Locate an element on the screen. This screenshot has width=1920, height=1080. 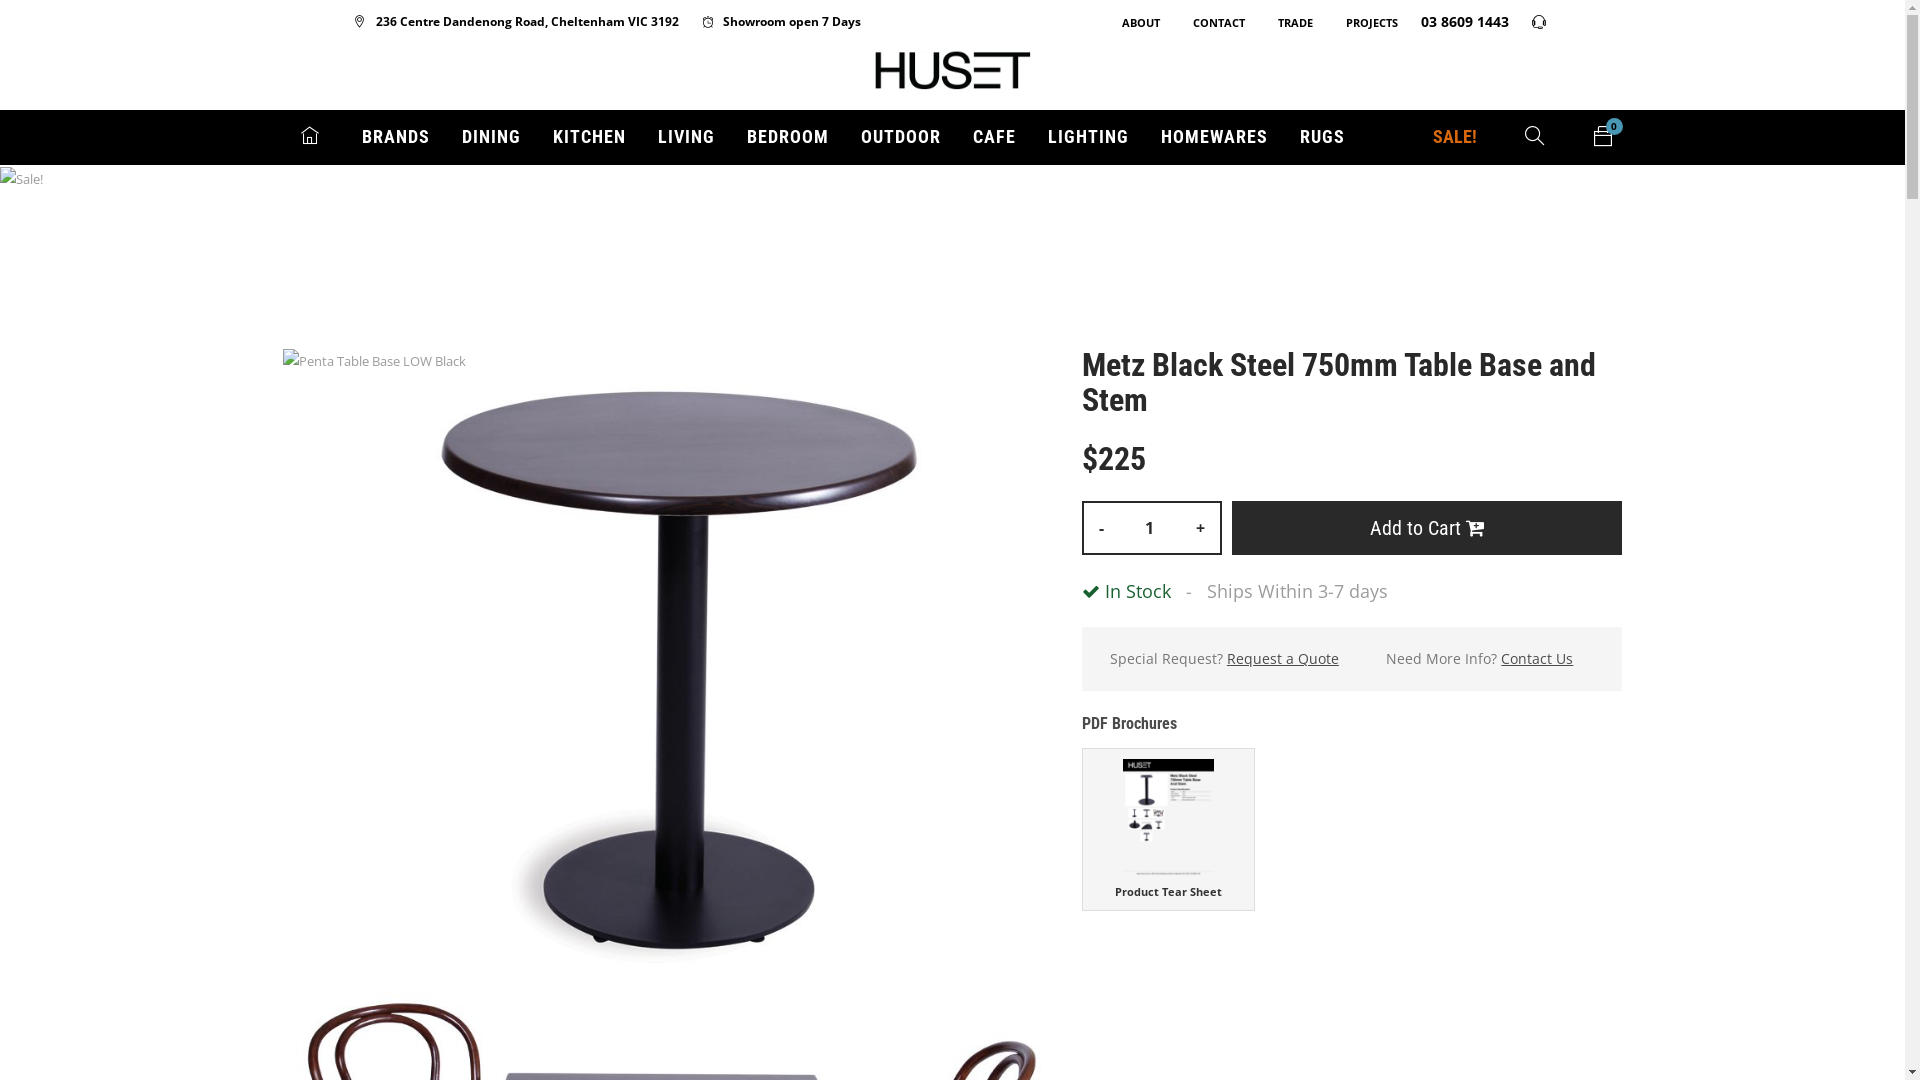
'RUGS' is located at coordinates (1322, 136).